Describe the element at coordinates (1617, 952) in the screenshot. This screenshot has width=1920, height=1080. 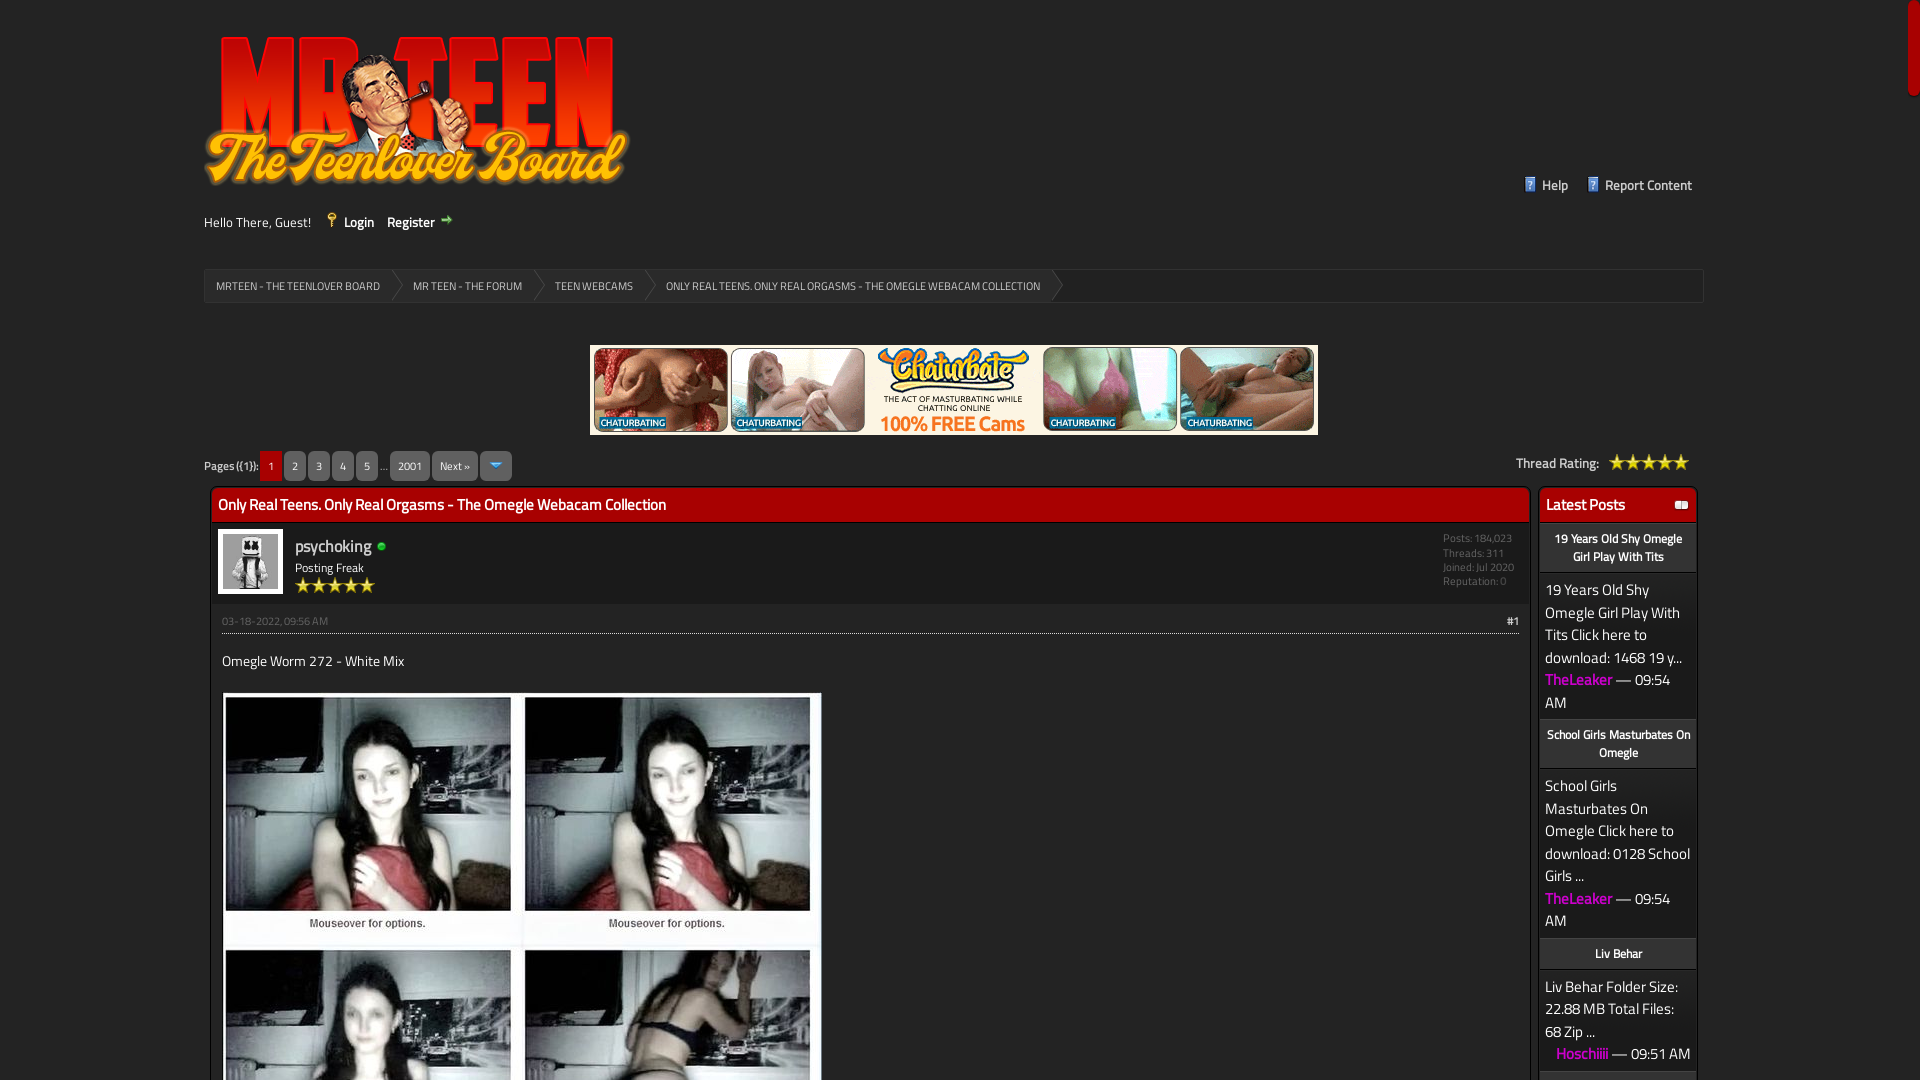
I see `'Liv Behar'` at that location.